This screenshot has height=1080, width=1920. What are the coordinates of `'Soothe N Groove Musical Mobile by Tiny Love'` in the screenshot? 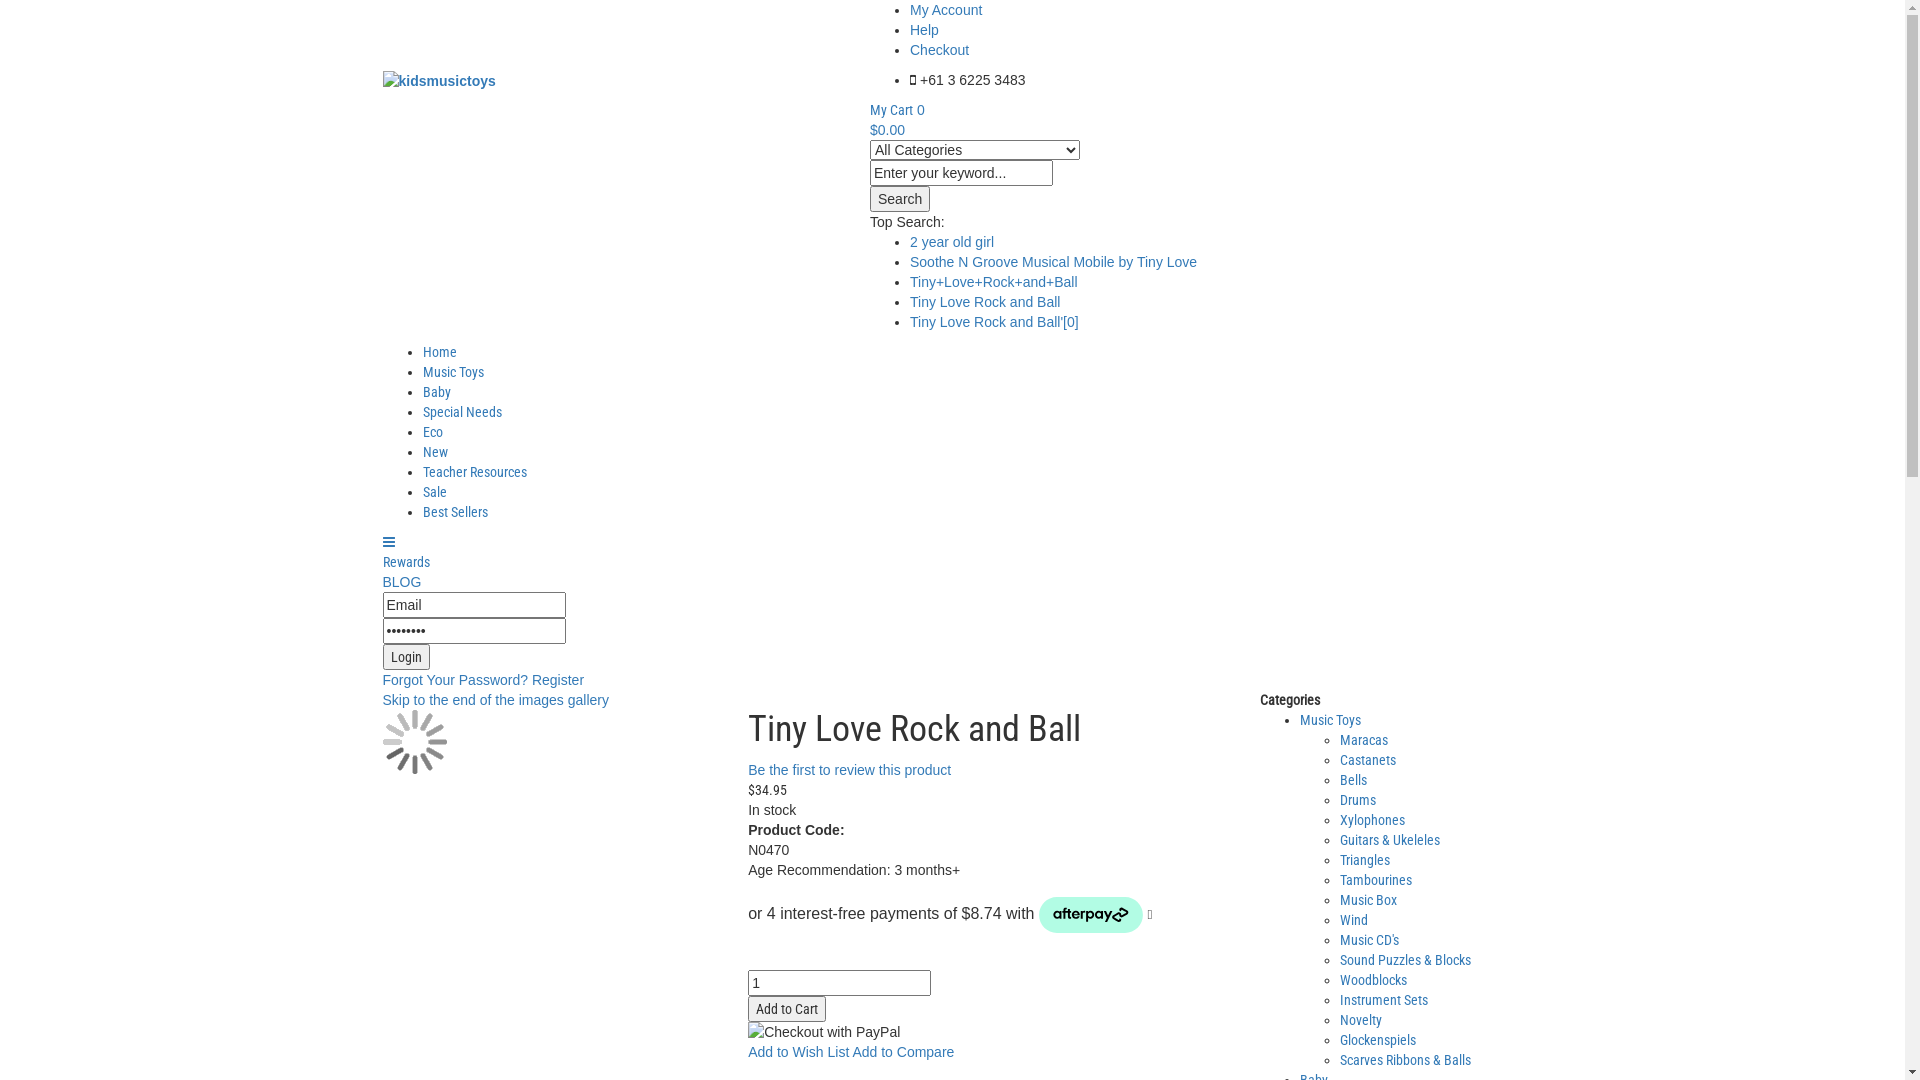 It's located at (1052, 261).